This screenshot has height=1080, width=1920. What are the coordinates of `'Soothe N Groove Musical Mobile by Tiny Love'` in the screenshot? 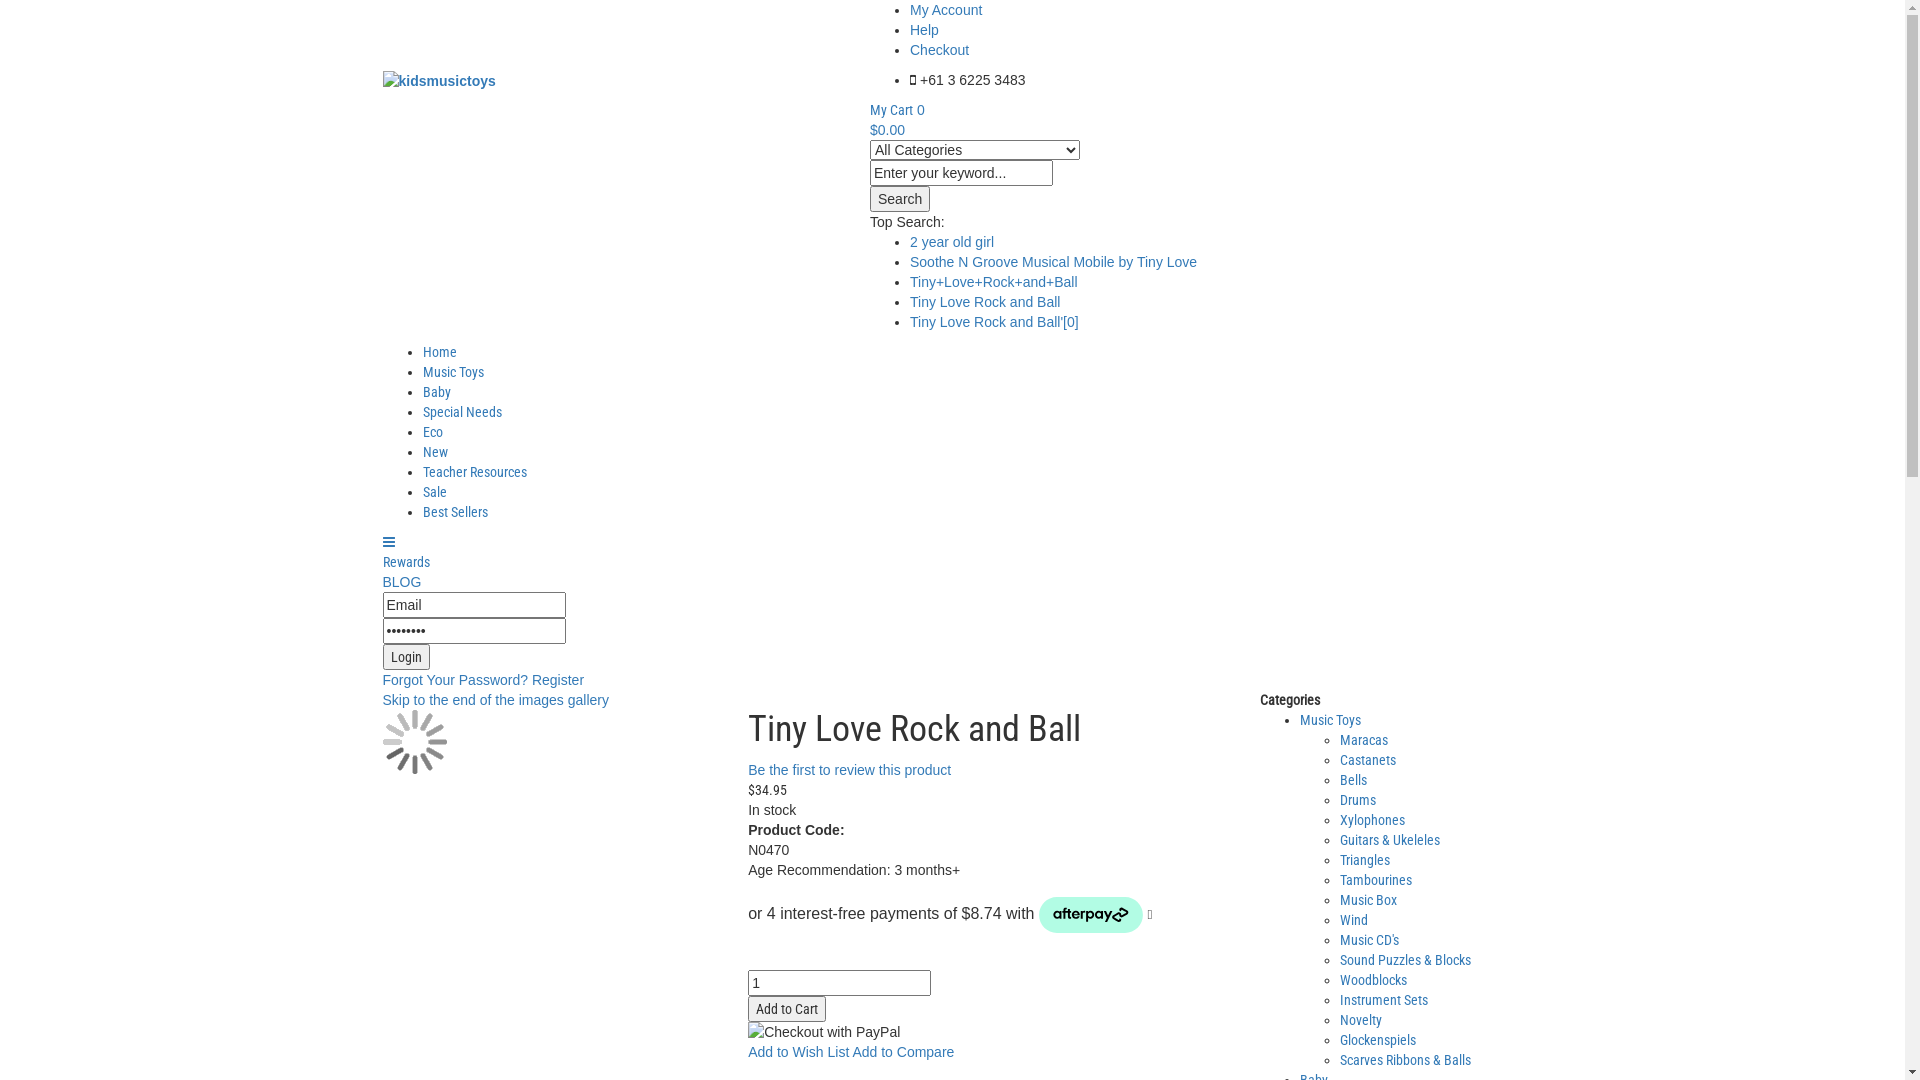 It's located at (1052, 261).